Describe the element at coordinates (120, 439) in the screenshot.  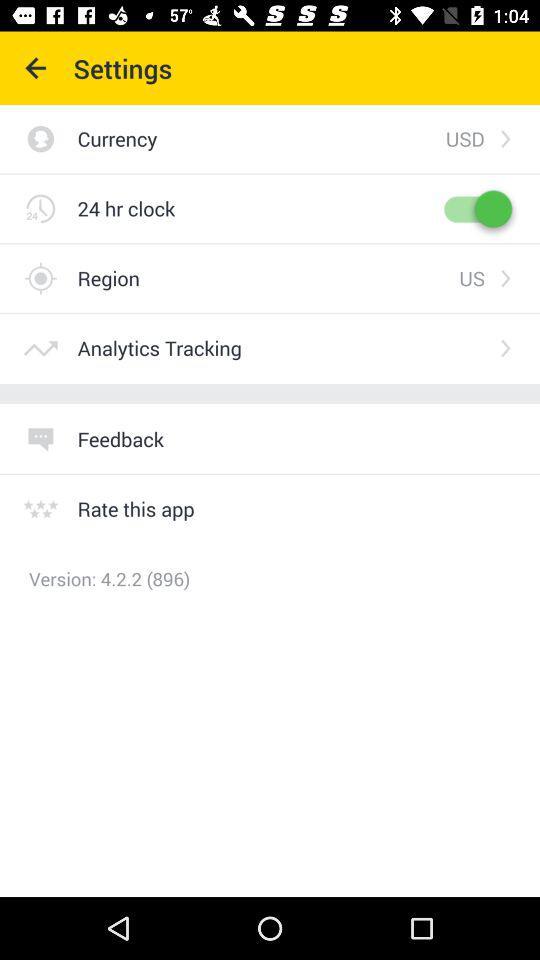
I see `item above rate this app item` at that location.